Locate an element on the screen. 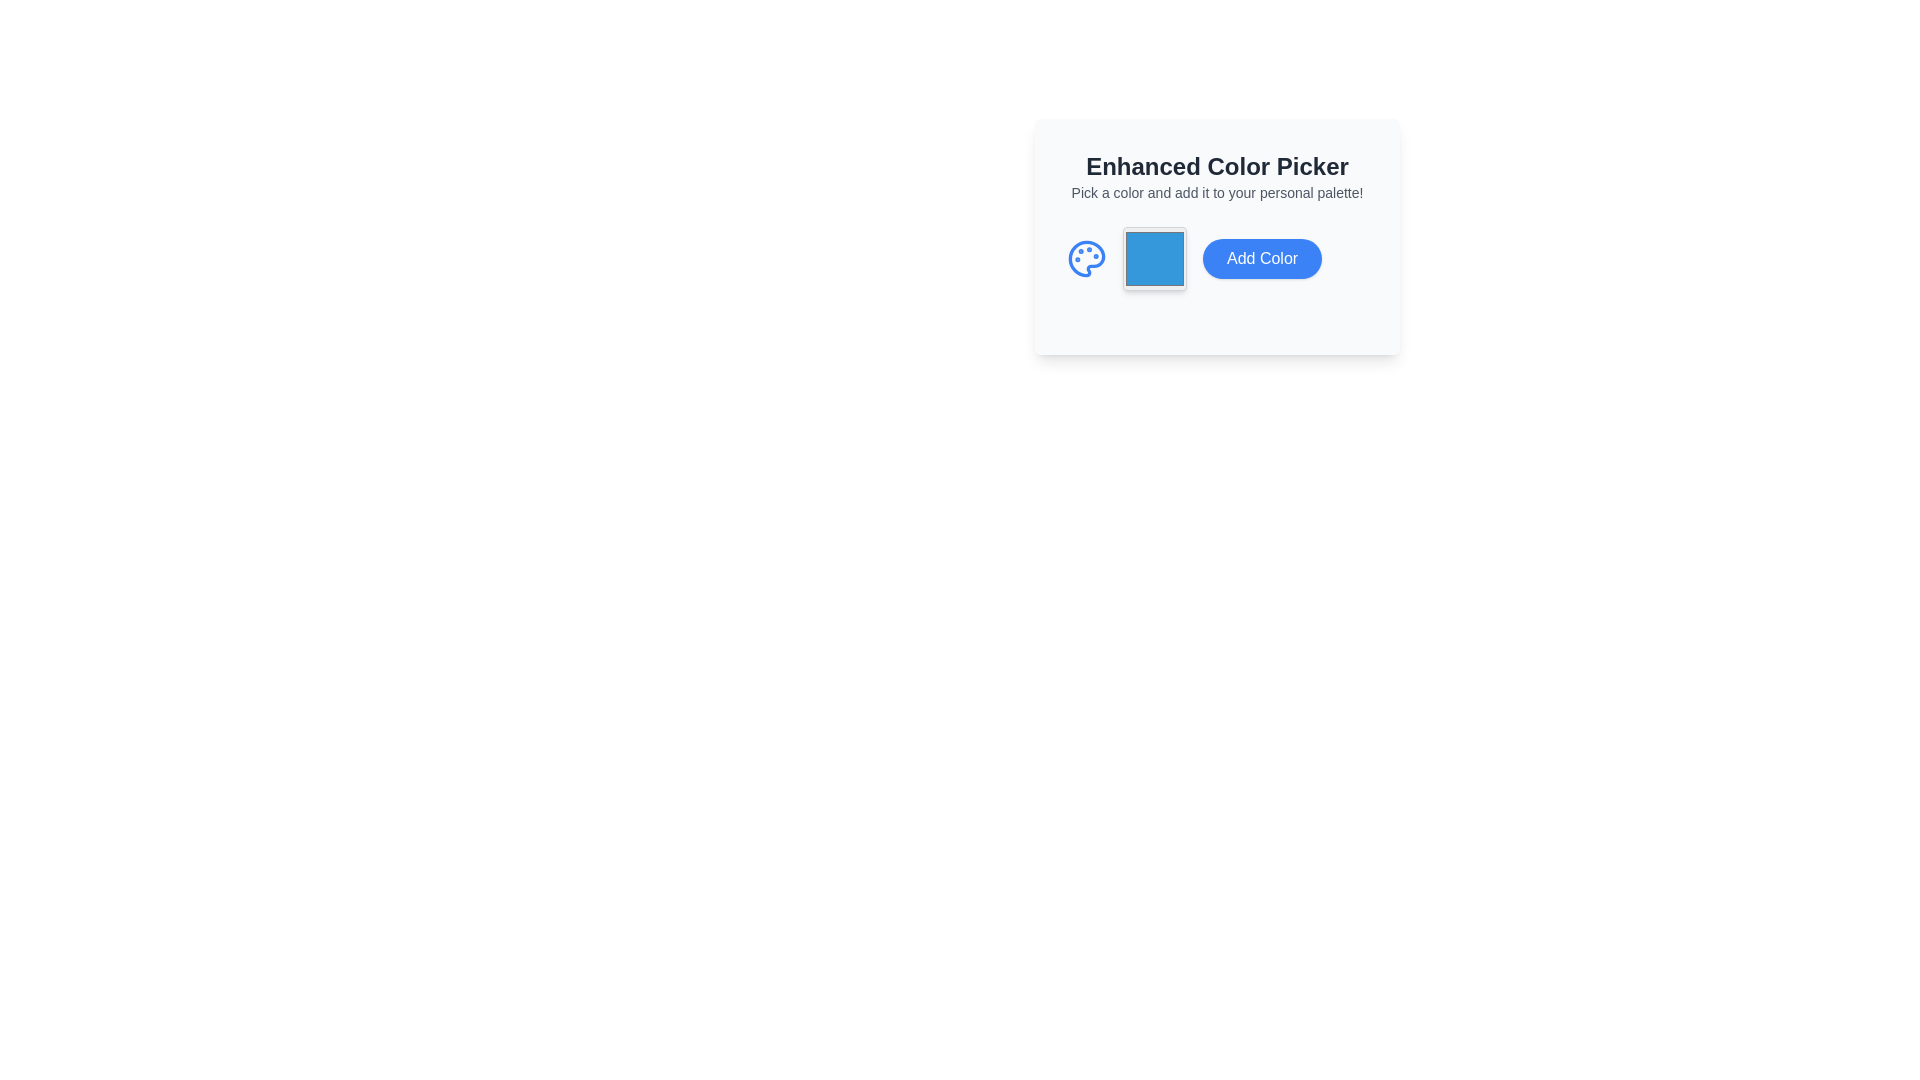 Image resolution: width=1920 pixels, height=1080 pixels. the button that adds the currently selected color to the palette, located at the far right of the color picker interface is located at coordinates (1216, 257).